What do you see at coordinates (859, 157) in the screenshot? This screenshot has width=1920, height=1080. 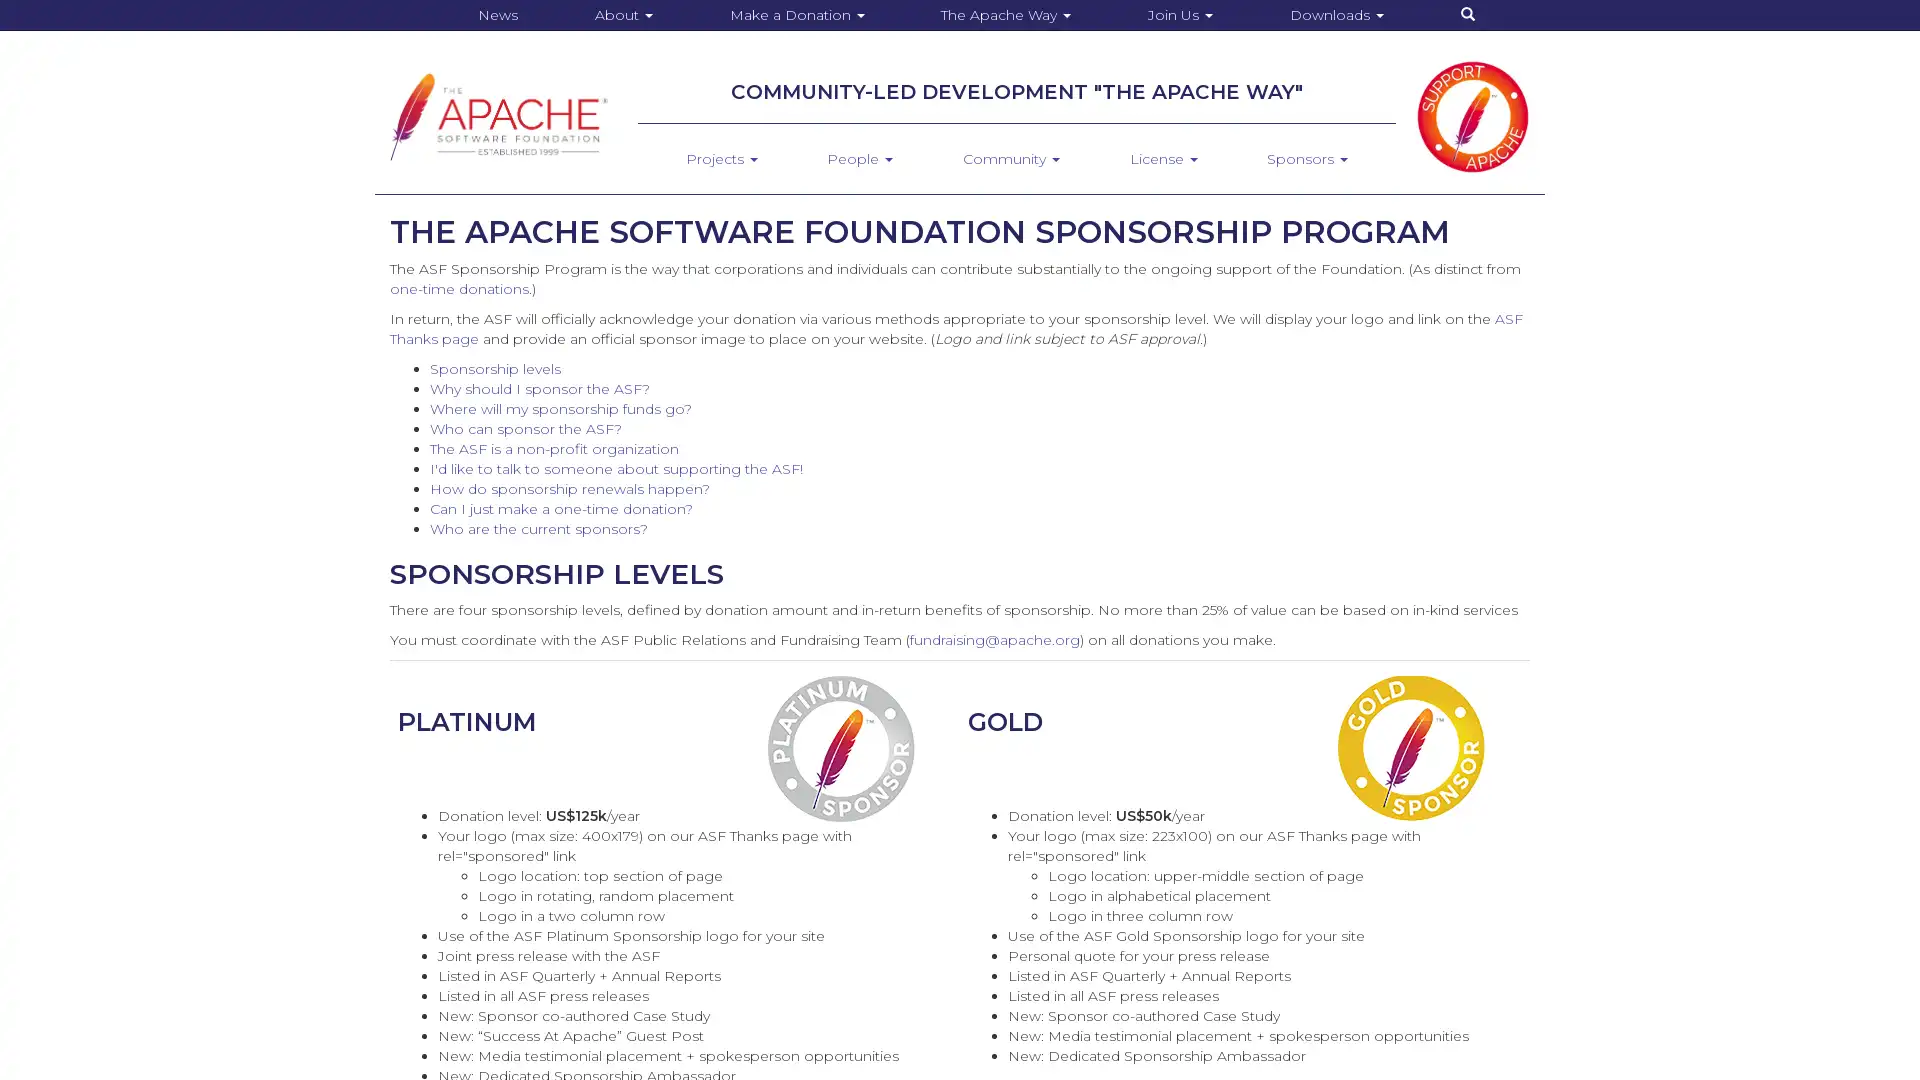 I see `People` at bounding box center [859, 157].